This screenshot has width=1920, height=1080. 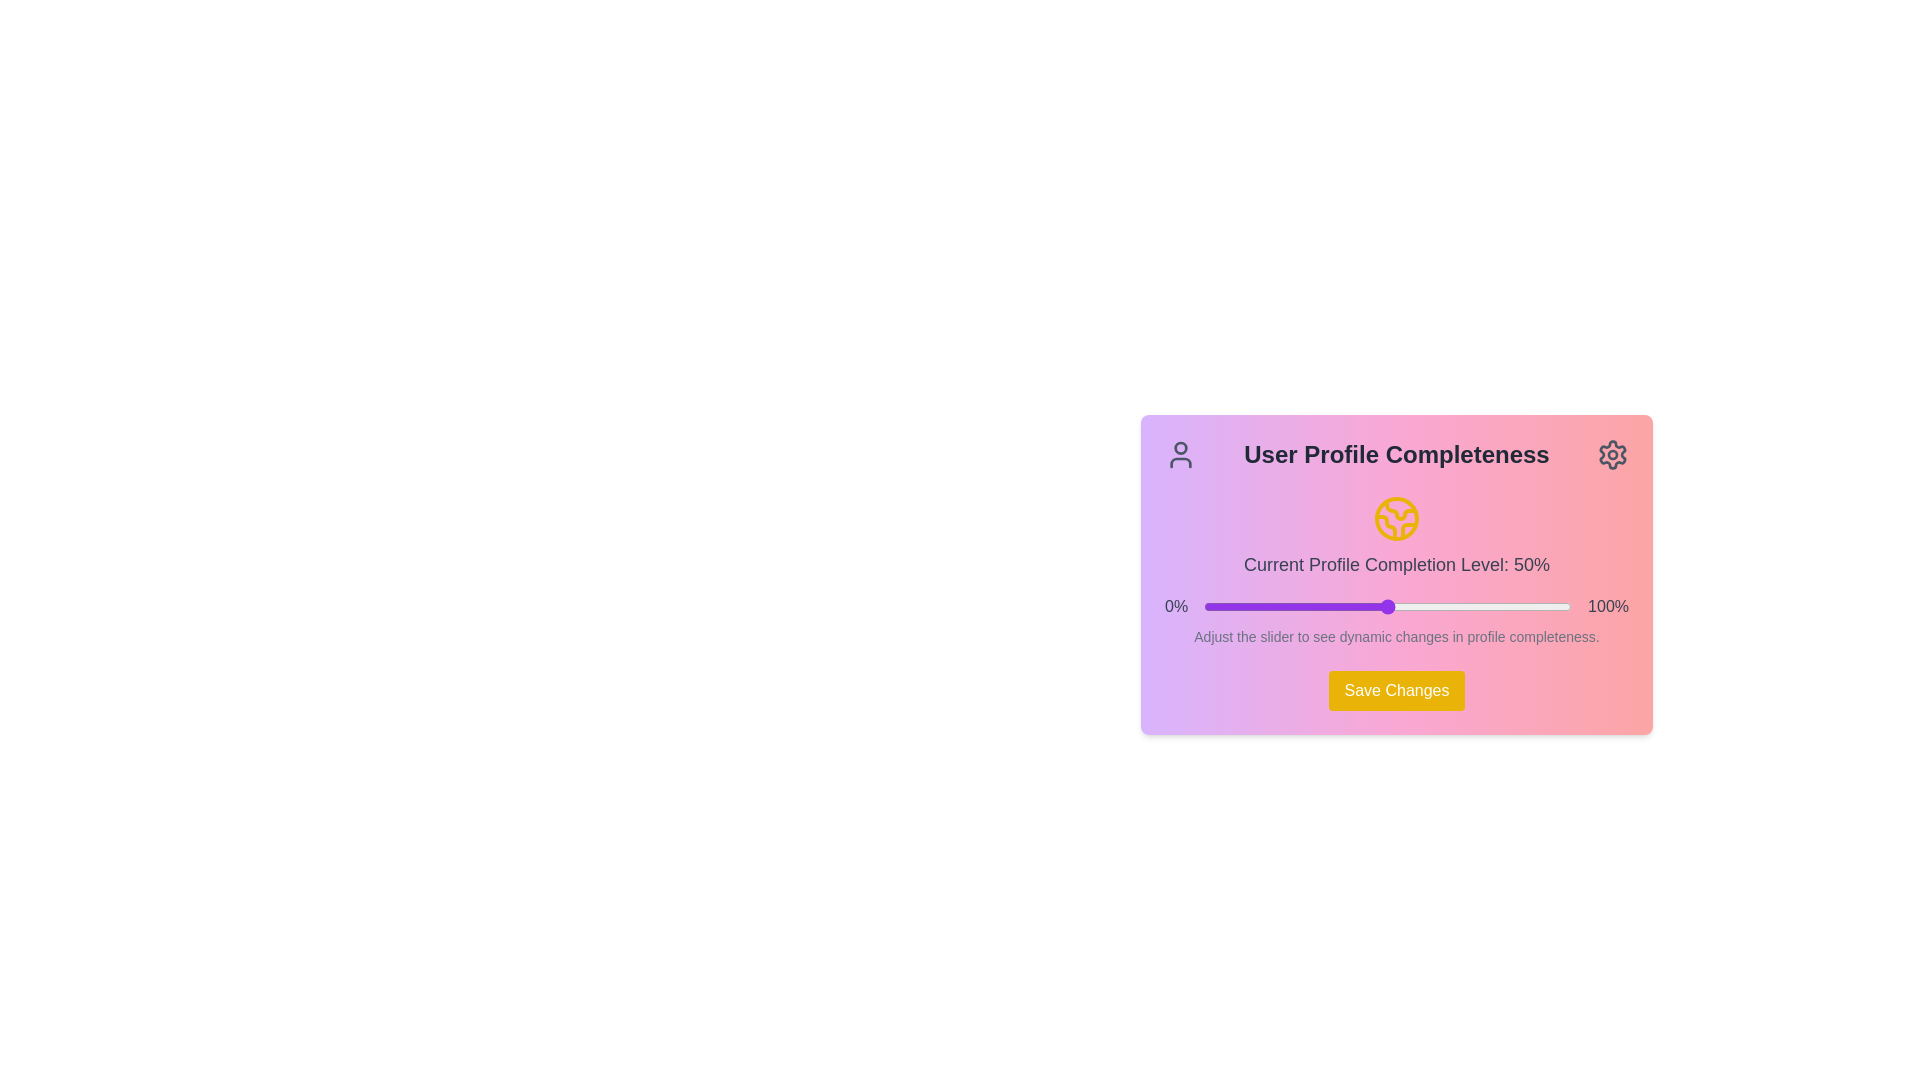 What do you see at coordinates (1395, 518) in the screenshot?
I see `the decorative icon representing the user profile completeness, located at the center of the card titled 'User Profile Completeness'` at bounding box center [1395, 518].